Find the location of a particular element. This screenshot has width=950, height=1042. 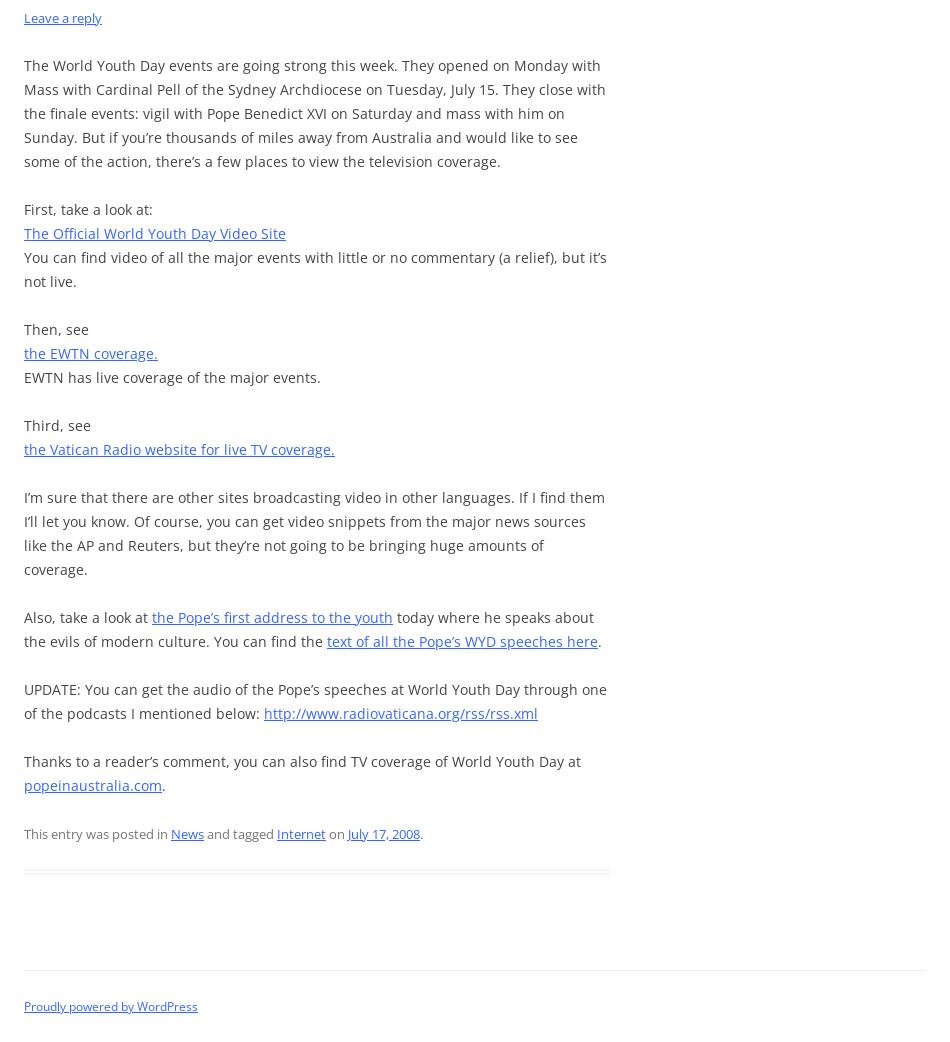

'Internet' is located at coordinates (300, 834).